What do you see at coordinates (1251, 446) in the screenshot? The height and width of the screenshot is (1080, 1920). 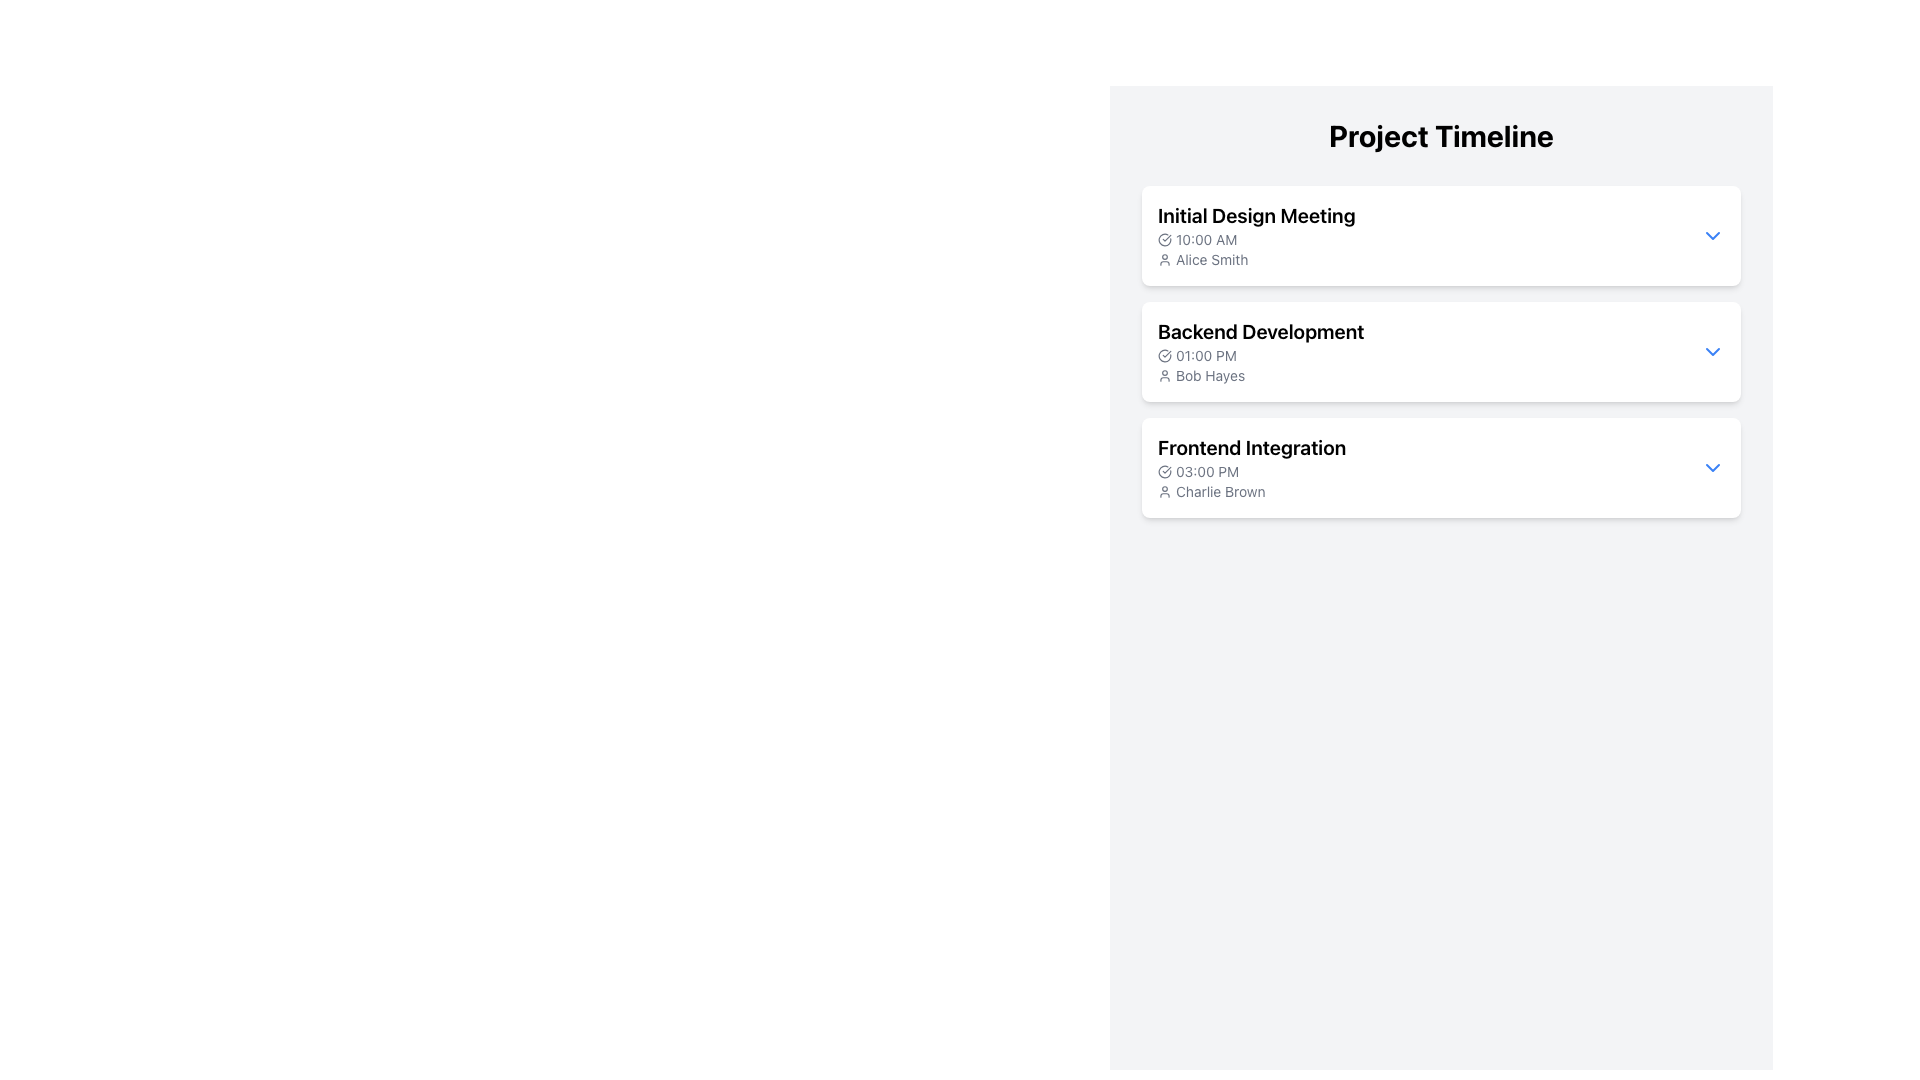 I see `the bold text label 'Frontend Integration' located at the top of the schedule entry card in the timeline` at bounding box center [1251, 446].